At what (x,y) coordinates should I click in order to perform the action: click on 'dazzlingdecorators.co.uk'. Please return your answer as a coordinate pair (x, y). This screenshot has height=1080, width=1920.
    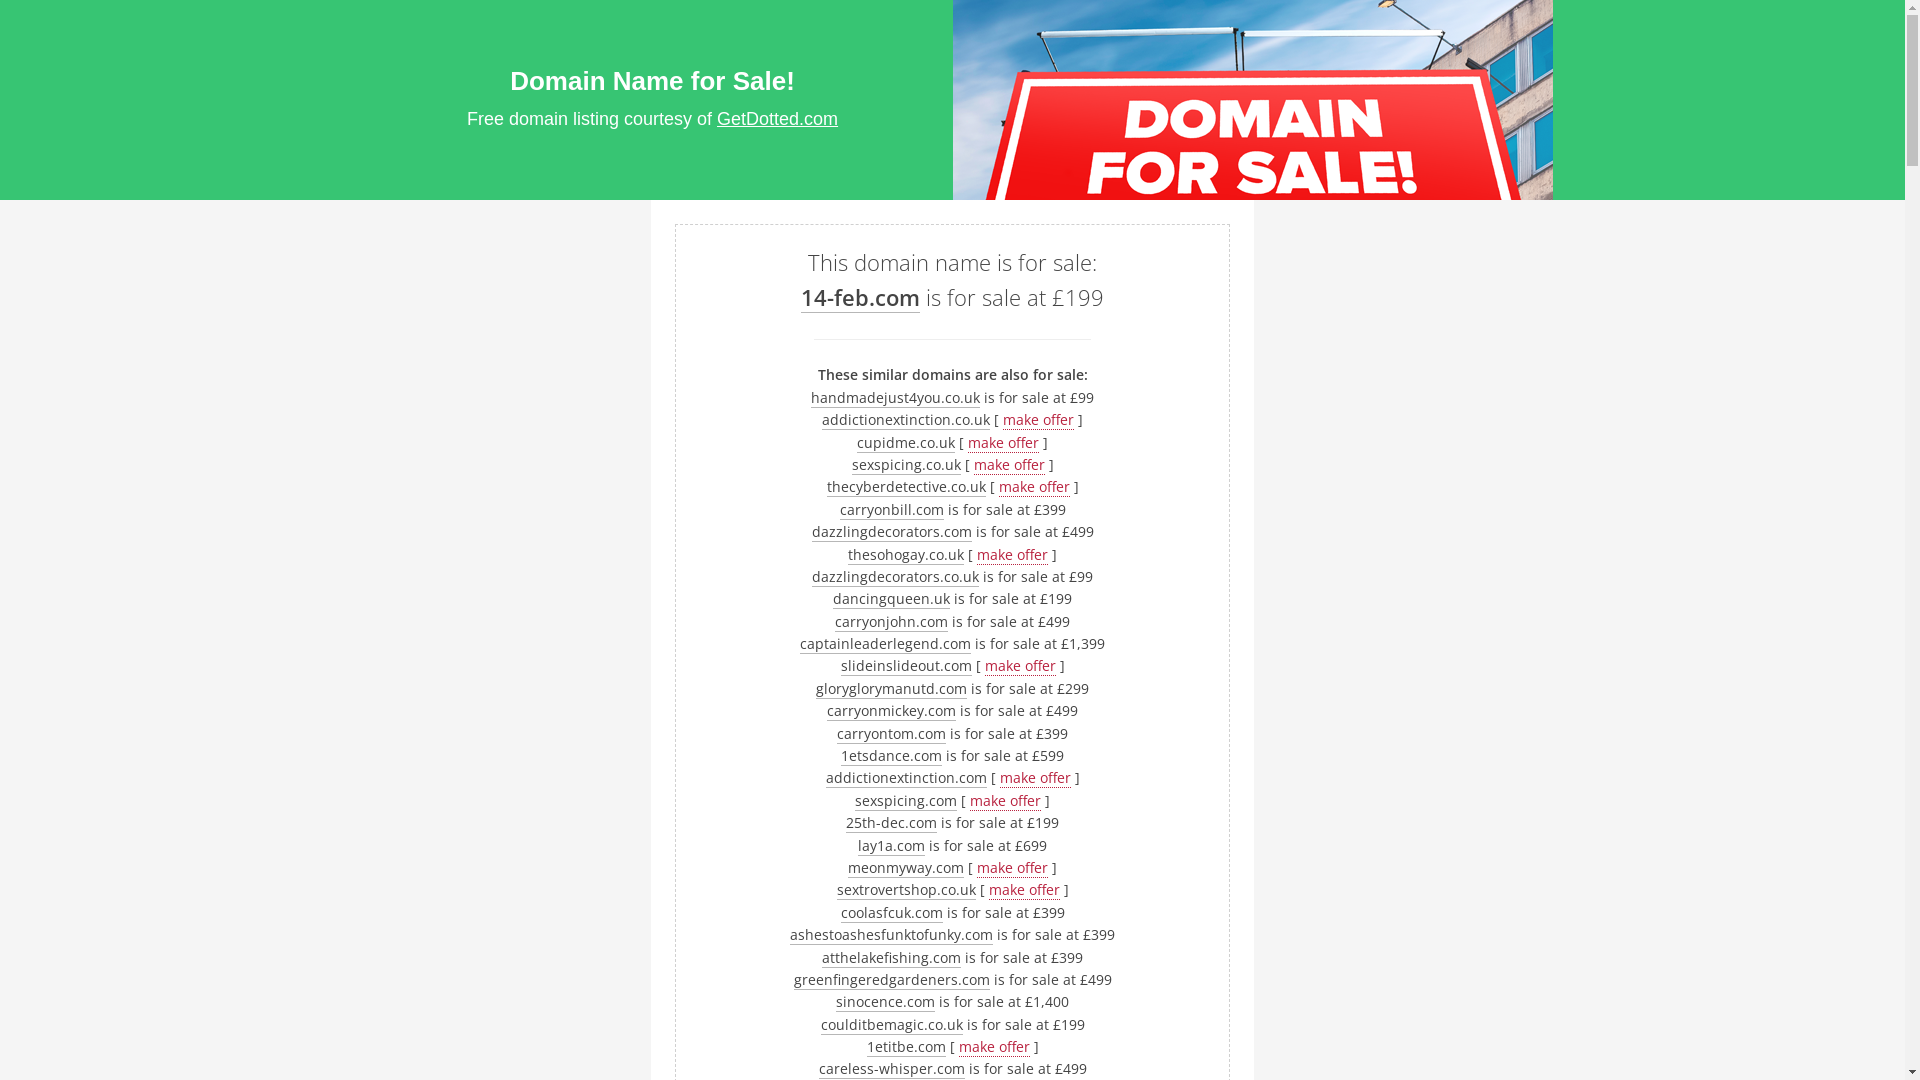
    Looking at the image, I should click on (894, 577).